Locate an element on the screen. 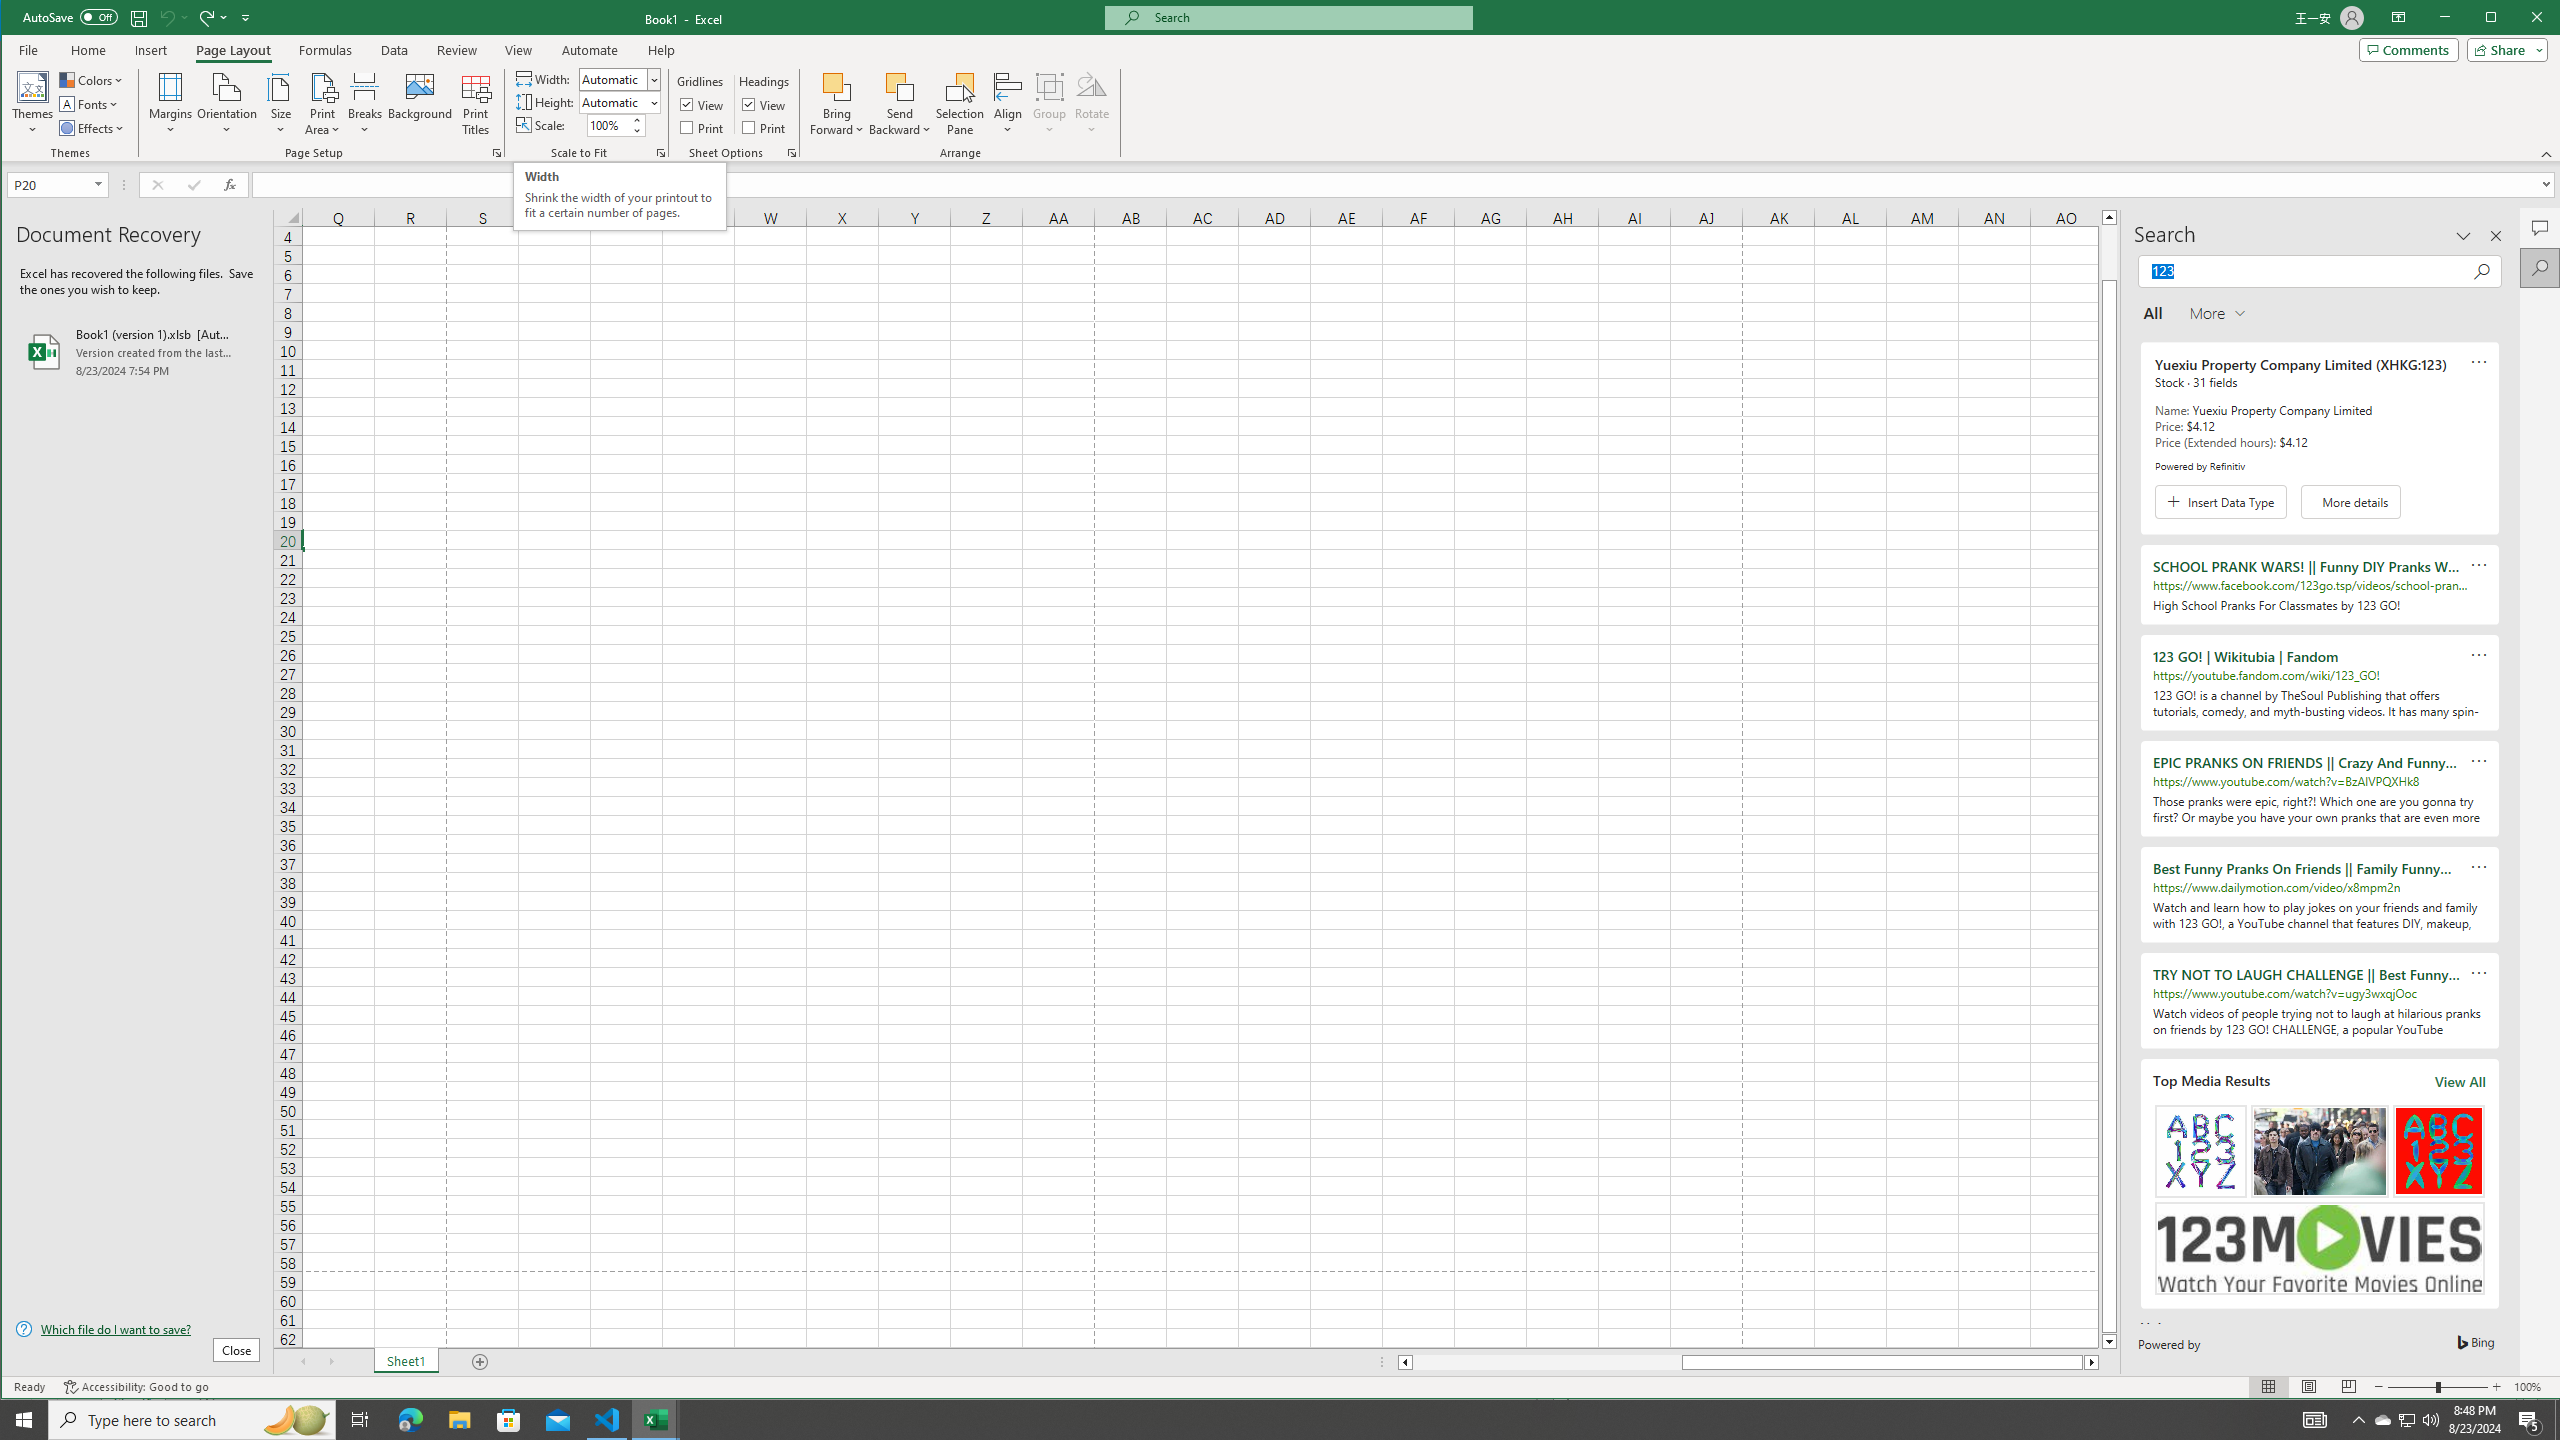 The height and width of the screenshot is (1440, 2560). 'Bring Forward' is located at coordinates (837, 85).